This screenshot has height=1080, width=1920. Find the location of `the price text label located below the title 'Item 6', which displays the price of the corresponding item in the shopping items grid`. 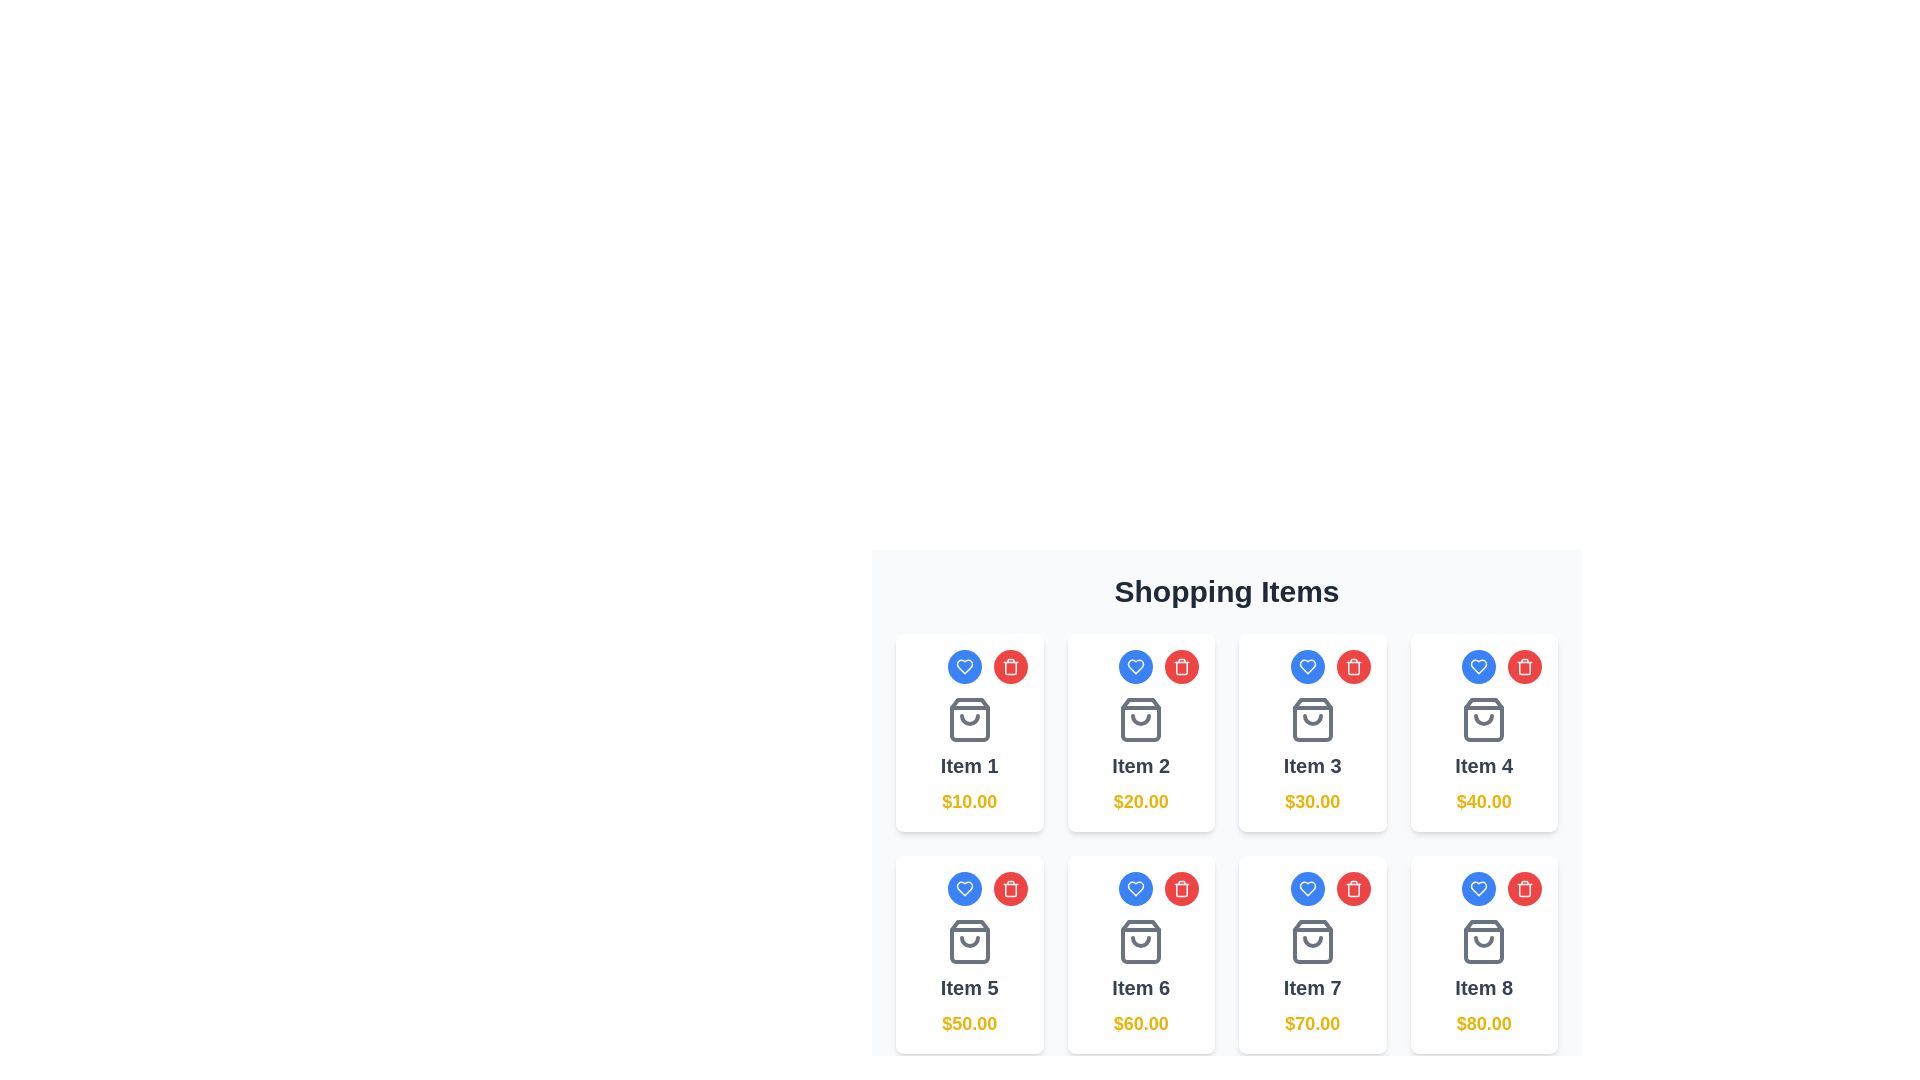

the price text label located below the title 'Item 6', which displays the price of the corresponding item in the shopping items grid is located at coordinates (1141, 1023).